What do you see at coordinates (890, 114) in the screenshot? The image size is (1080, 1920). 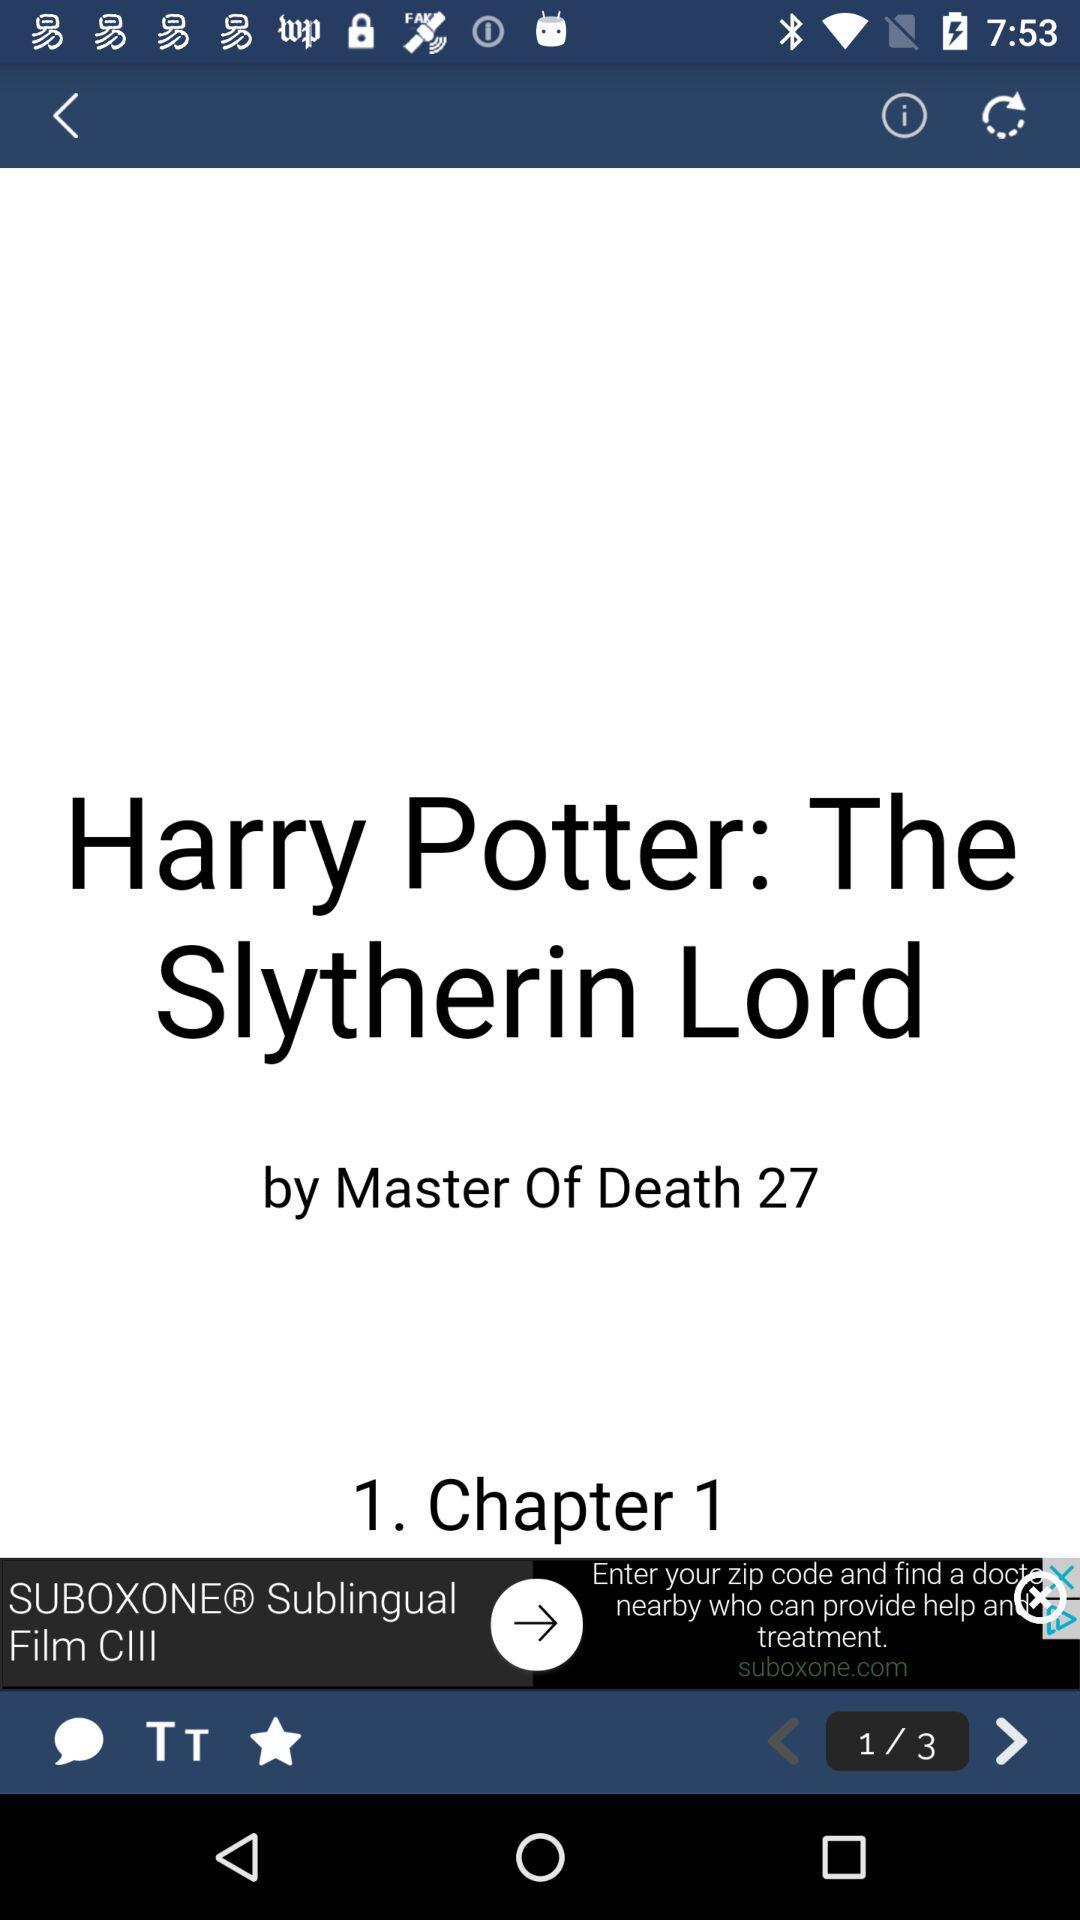 I see `info` at bounding box center [890, 114].